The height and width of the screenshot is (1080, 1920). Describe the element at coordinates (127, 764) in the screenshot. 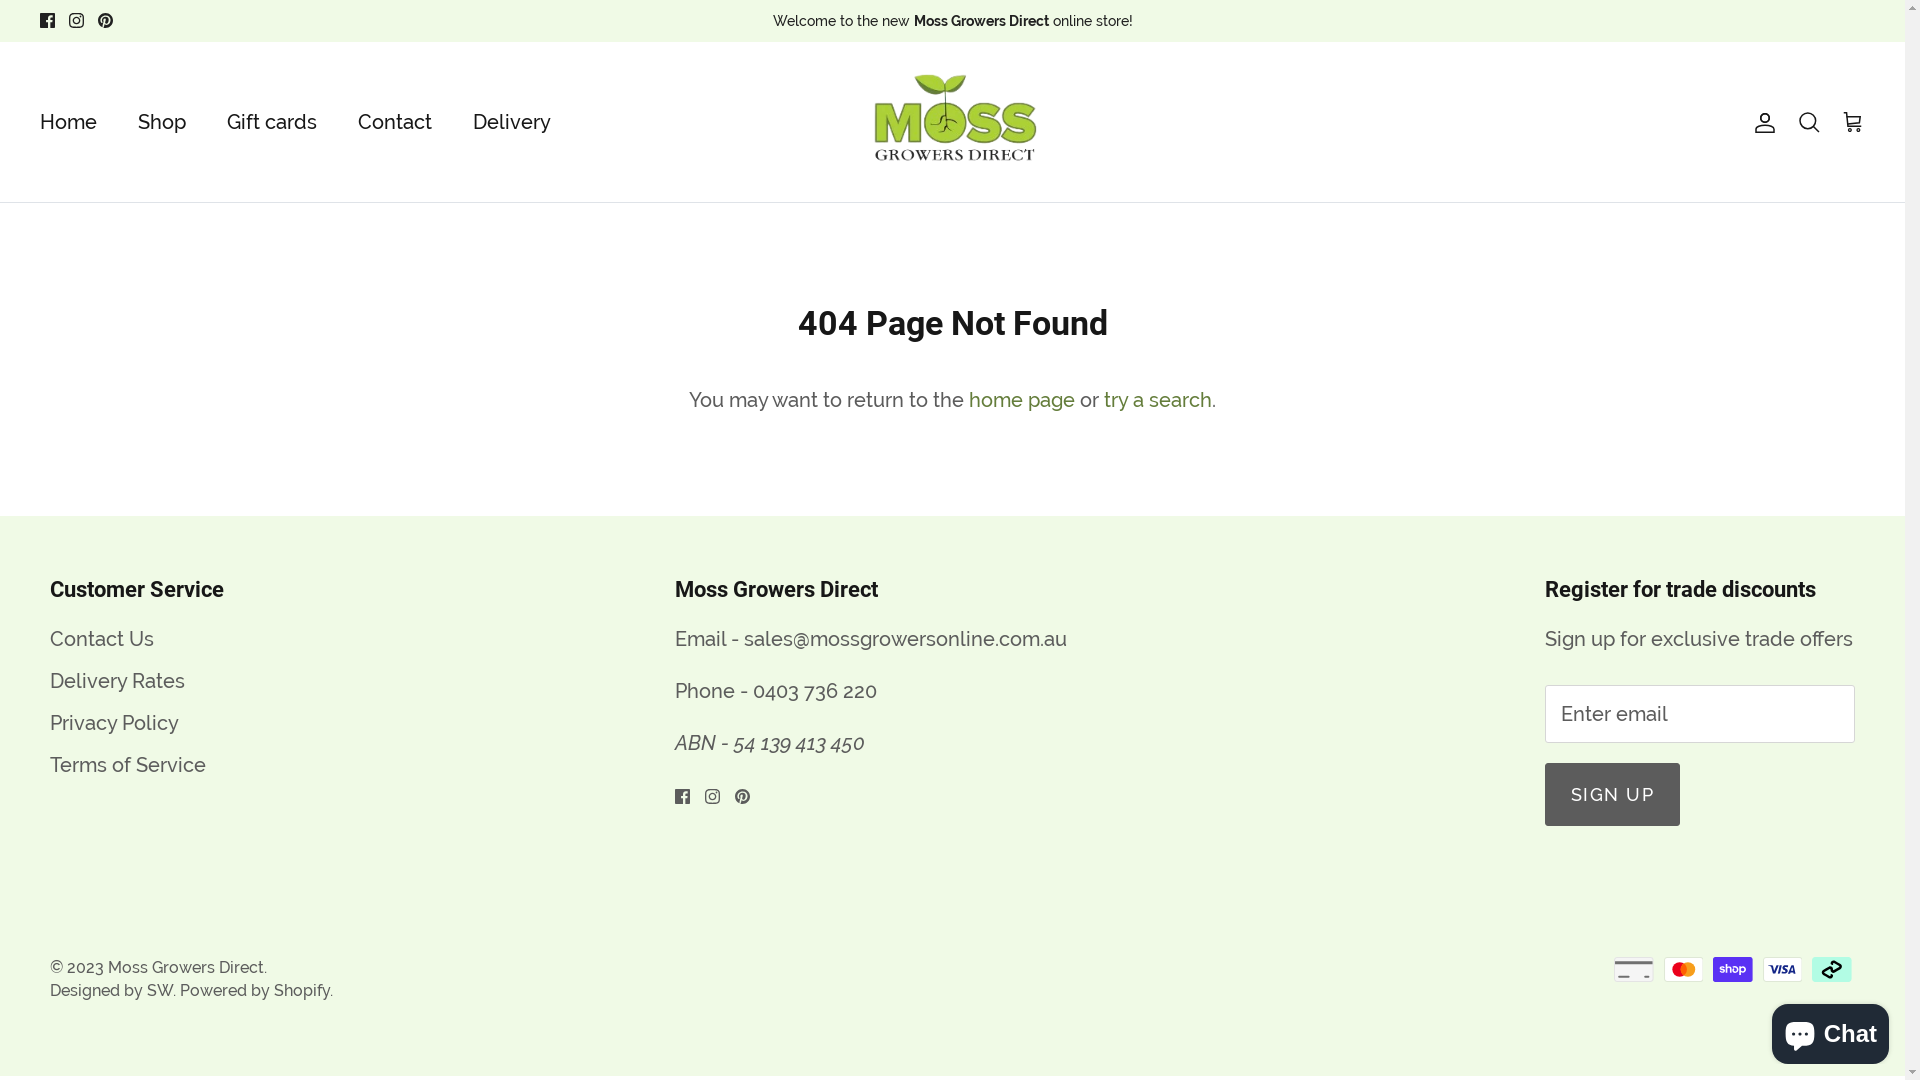

I see `'Terms of Service'` at that location.